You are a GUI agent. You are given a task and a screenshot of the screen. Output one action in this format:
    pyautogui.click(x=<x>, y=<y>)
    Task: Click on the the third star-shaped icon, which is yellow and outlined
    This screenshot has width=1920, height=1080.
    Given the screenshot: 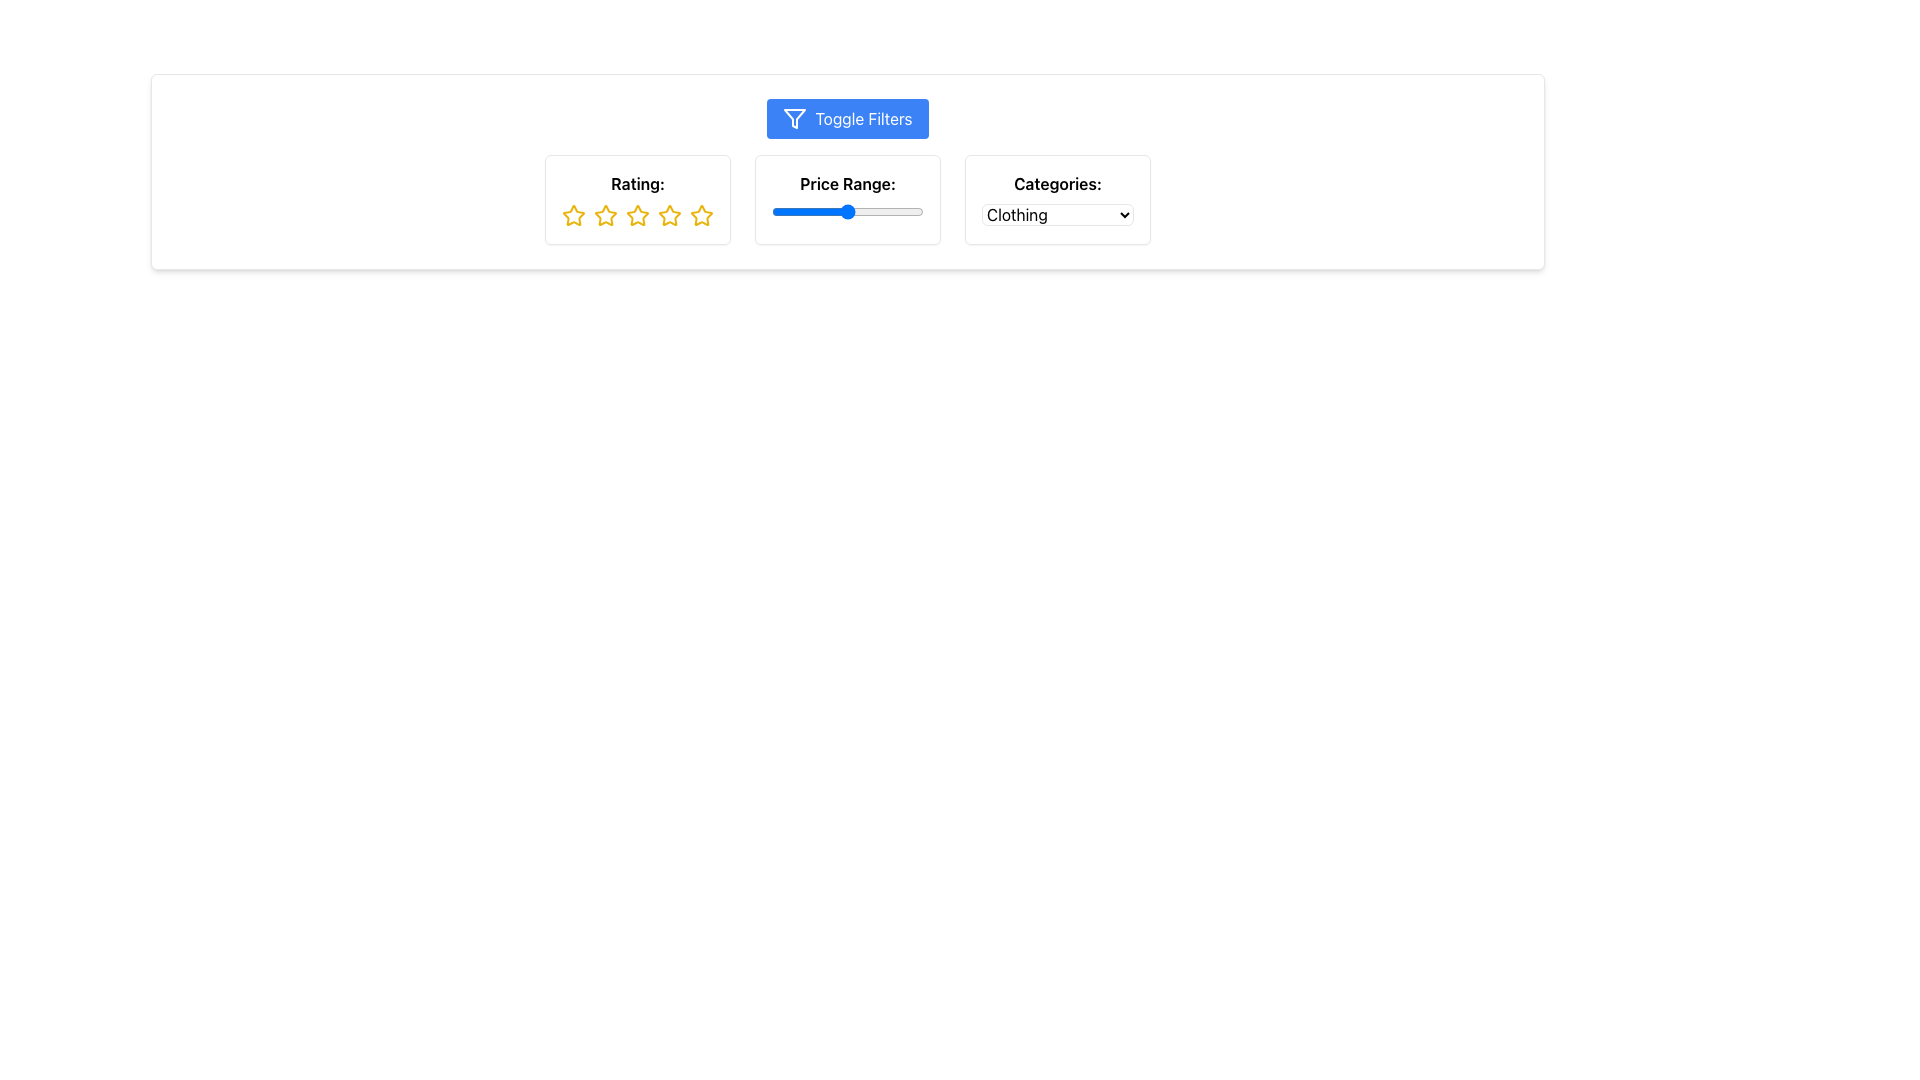 What is the action you would take?
    pyautogui.click(x=637, y=216)
    